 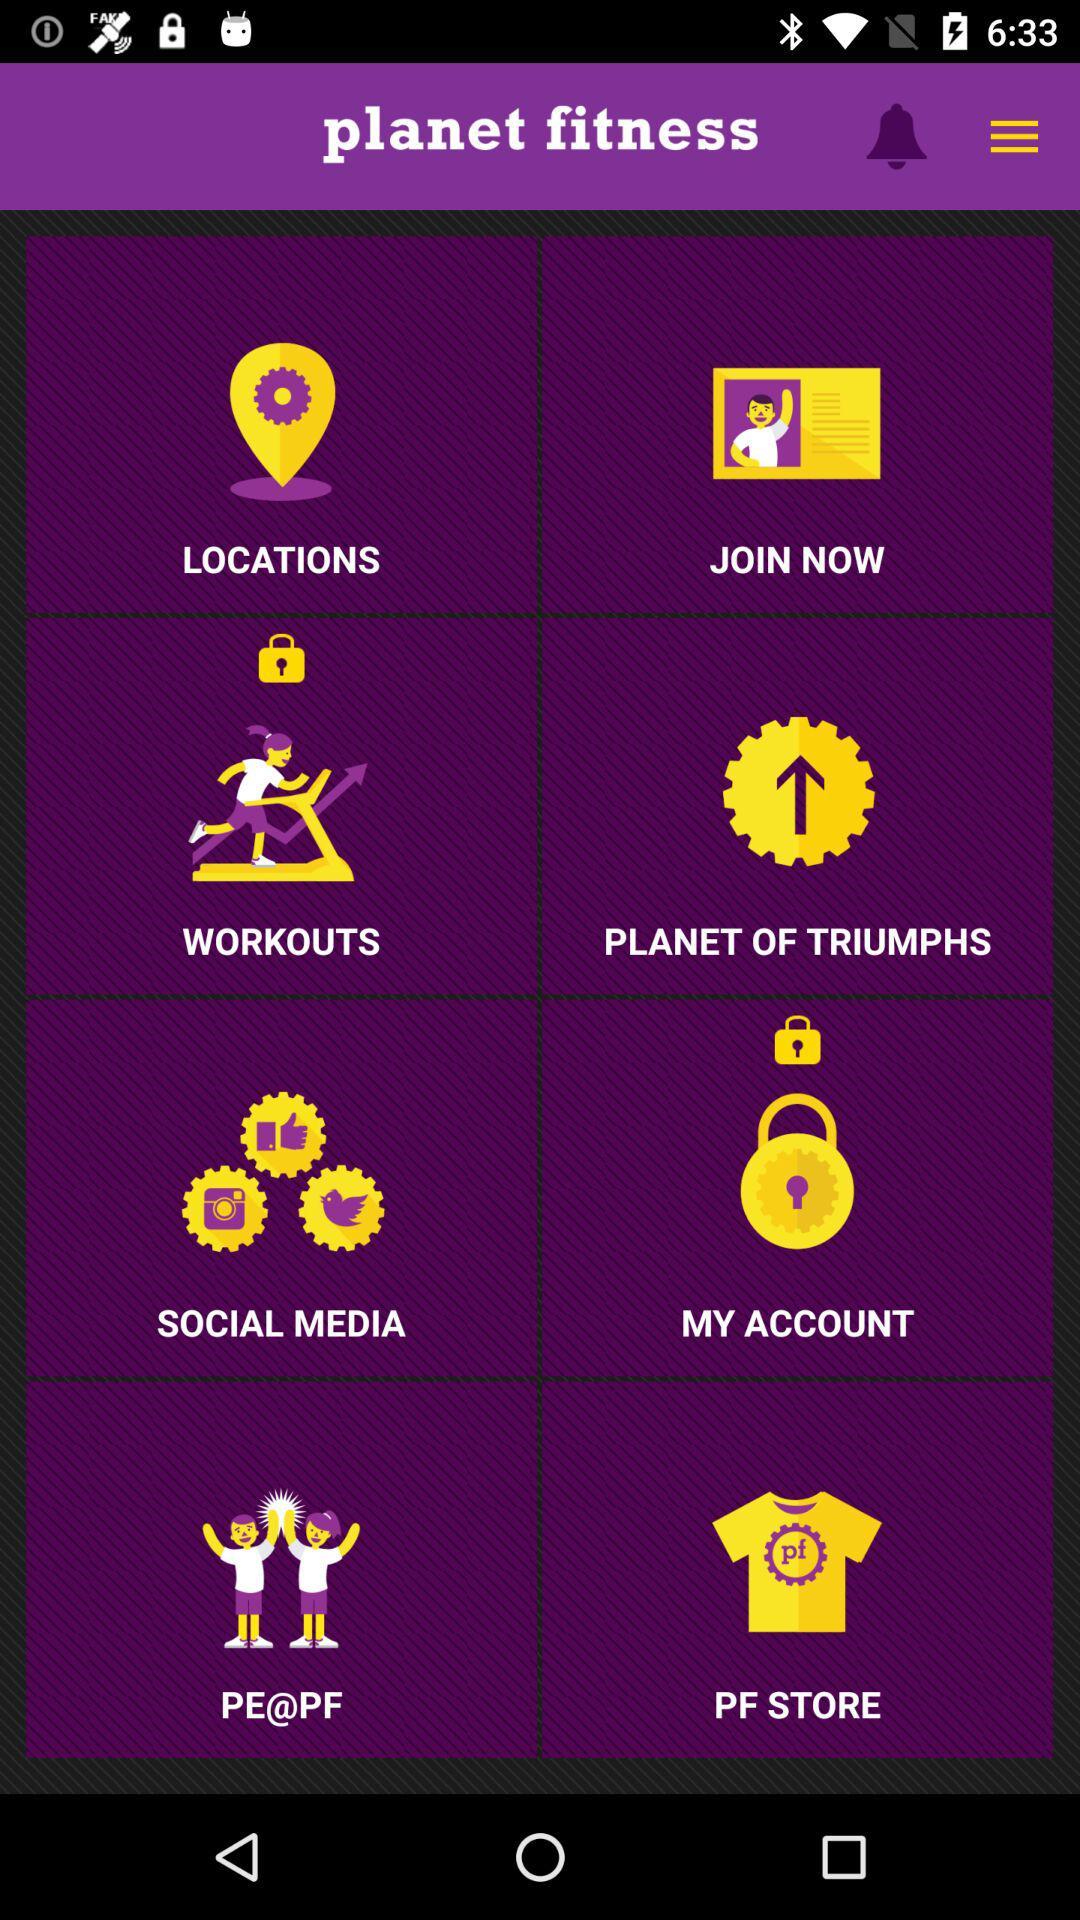 I want to click on the image which is above the pf store, so click(x=796, y=1568).